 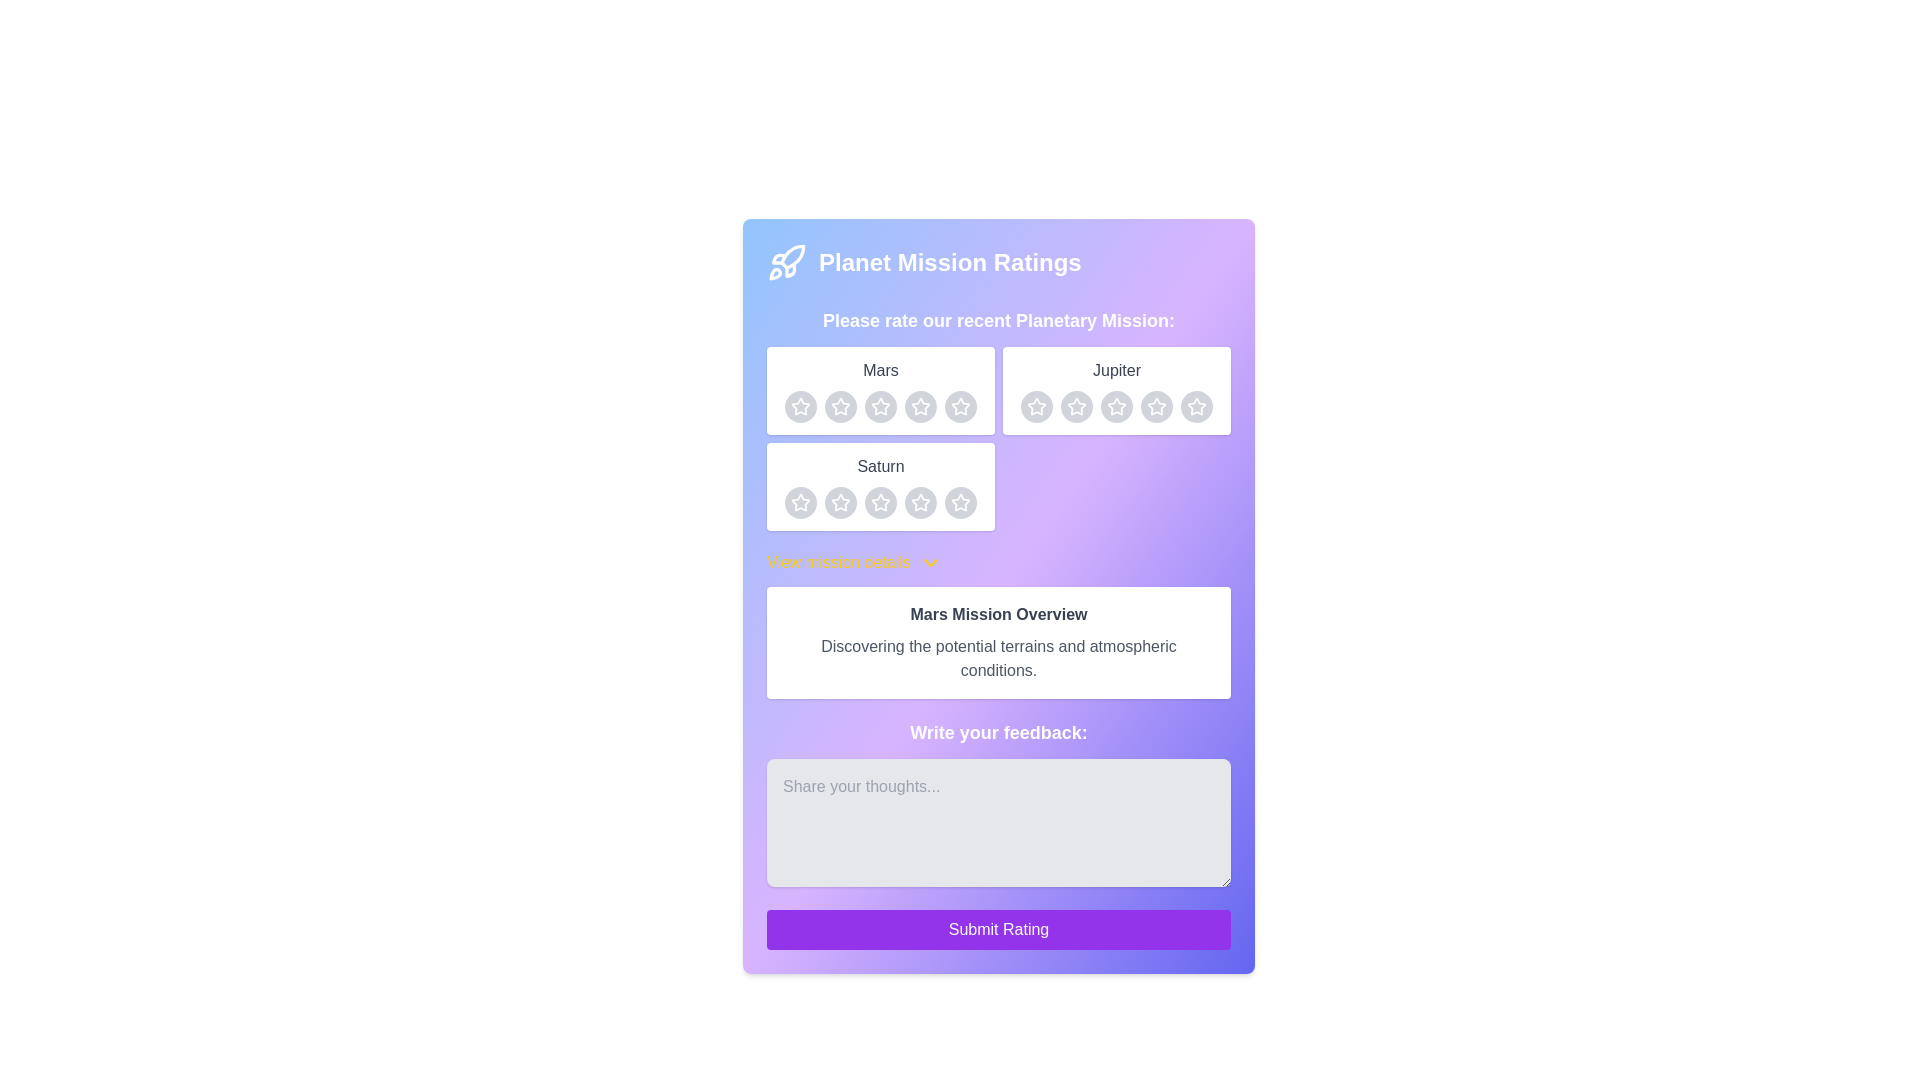 I want to click on the fourth star icon in the rating system under the 'Jupiter' header, so click(x=1036, y=405).